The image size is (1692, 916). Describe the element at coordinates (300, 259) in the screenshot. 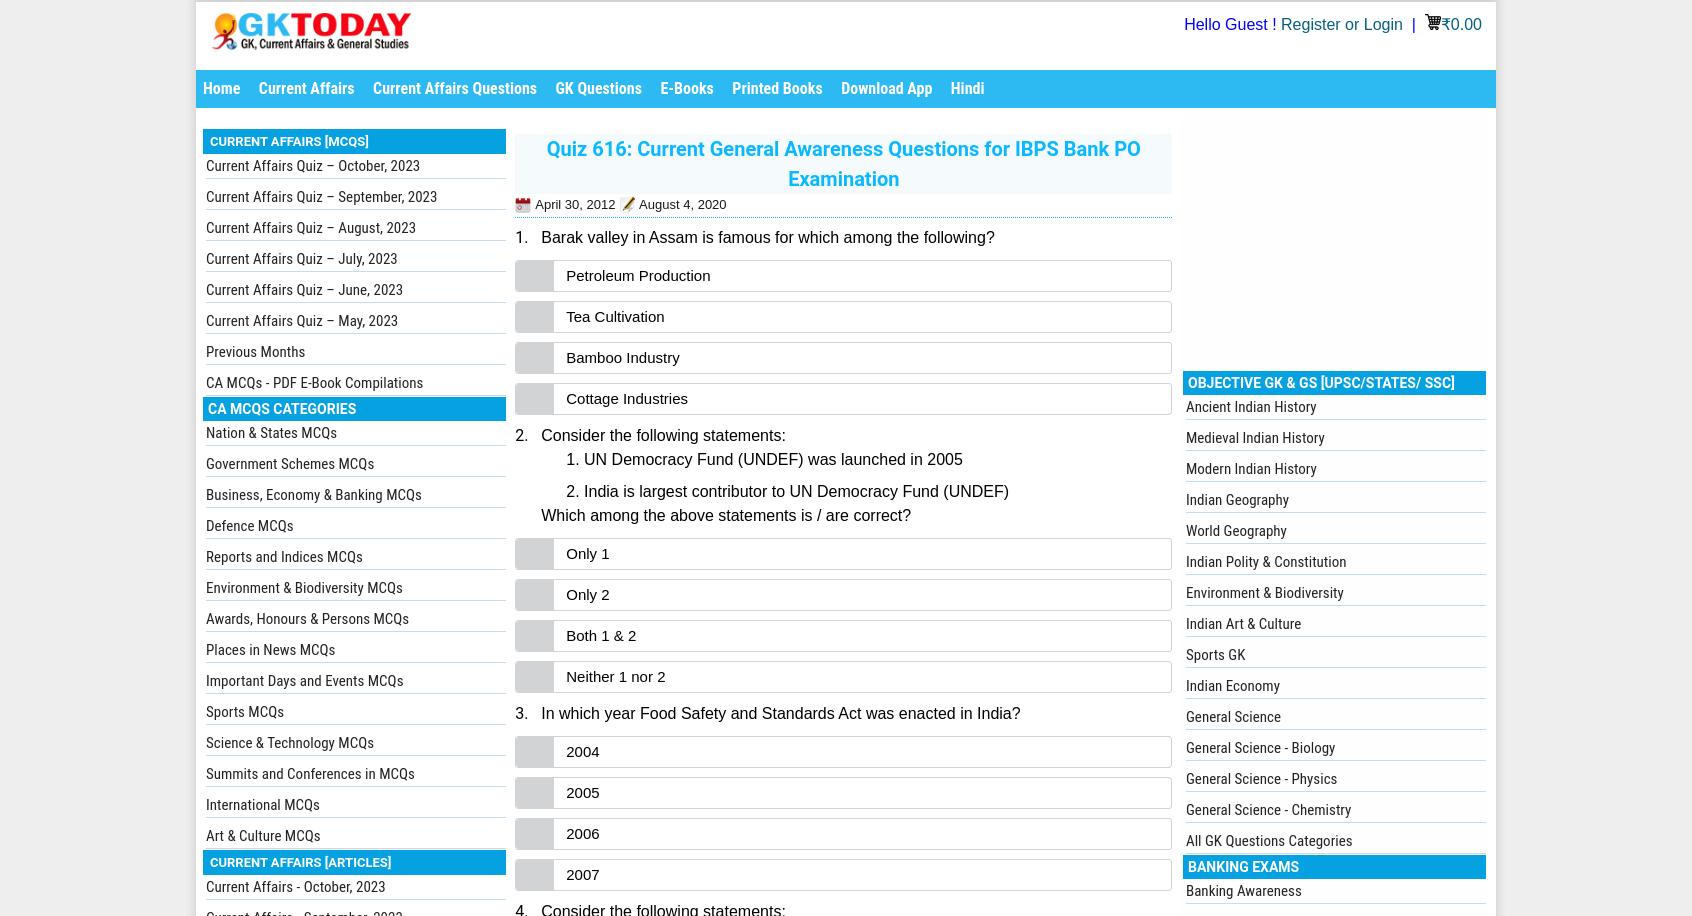

I see `'Current Affairs Quiz – July, 2023'` at that location.